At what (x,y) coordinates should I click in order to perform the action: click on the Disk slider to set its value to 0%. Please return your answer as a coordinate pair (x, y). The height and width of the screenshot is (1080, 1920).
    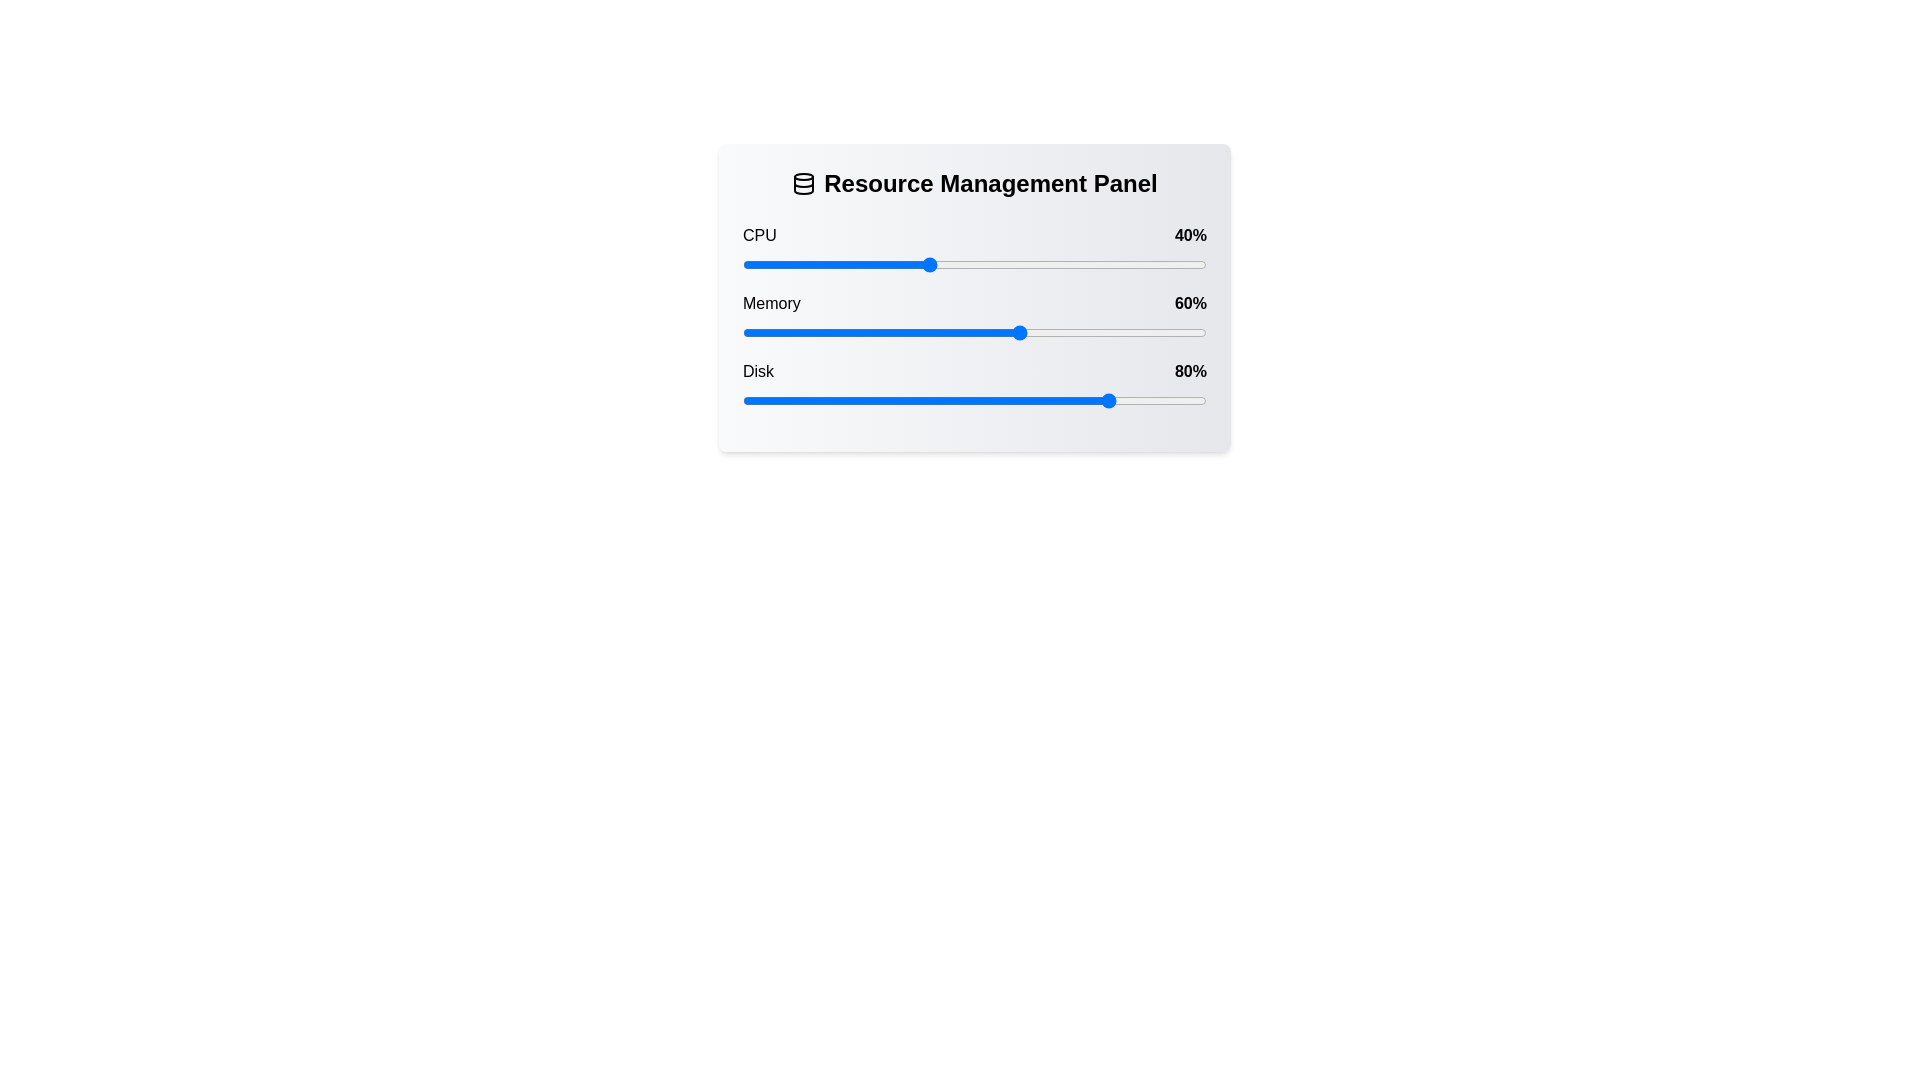
    Looking at the image, I should click on (742, 401).